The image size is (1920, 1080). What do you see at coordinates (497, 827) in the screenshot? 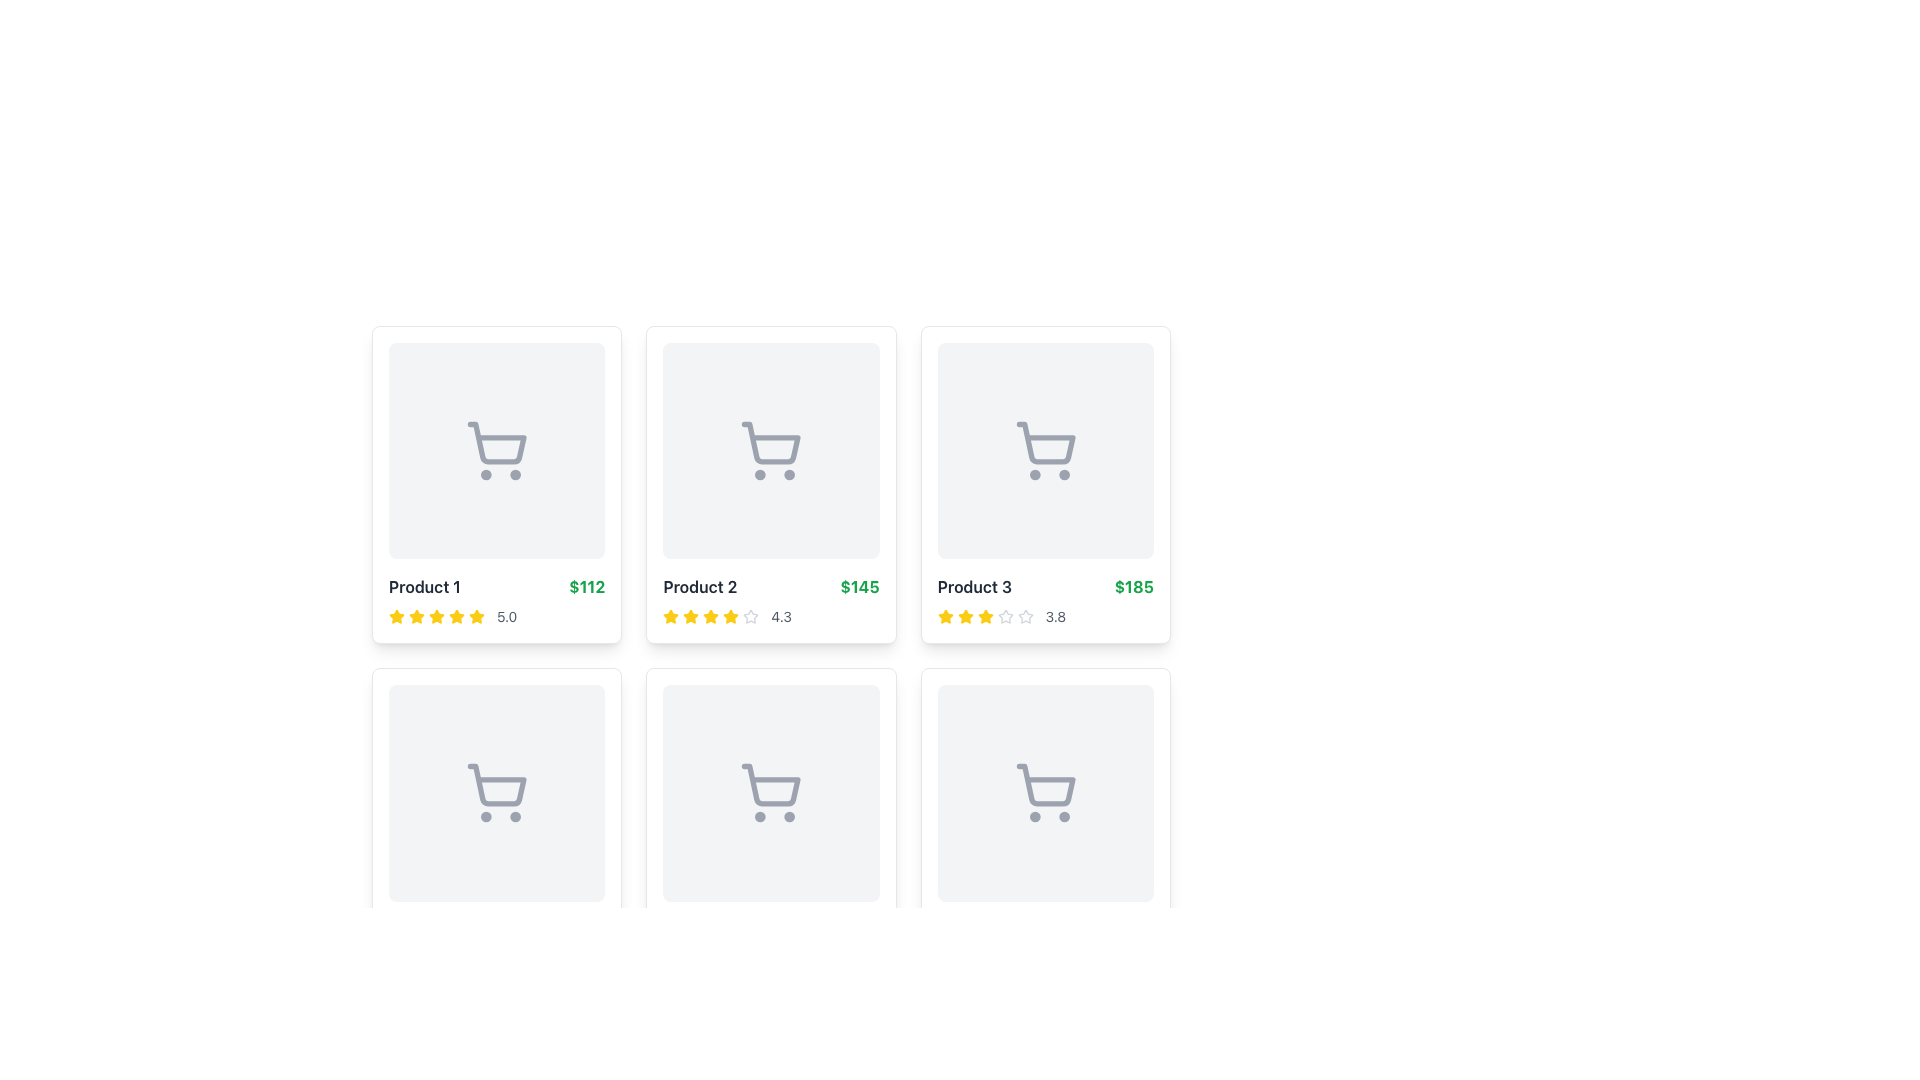
I see `the shopping cart icon located on the Product card with a white background and rounded corners, which is the first item in the second row of the grid layout` at bounding box center [497, 827].